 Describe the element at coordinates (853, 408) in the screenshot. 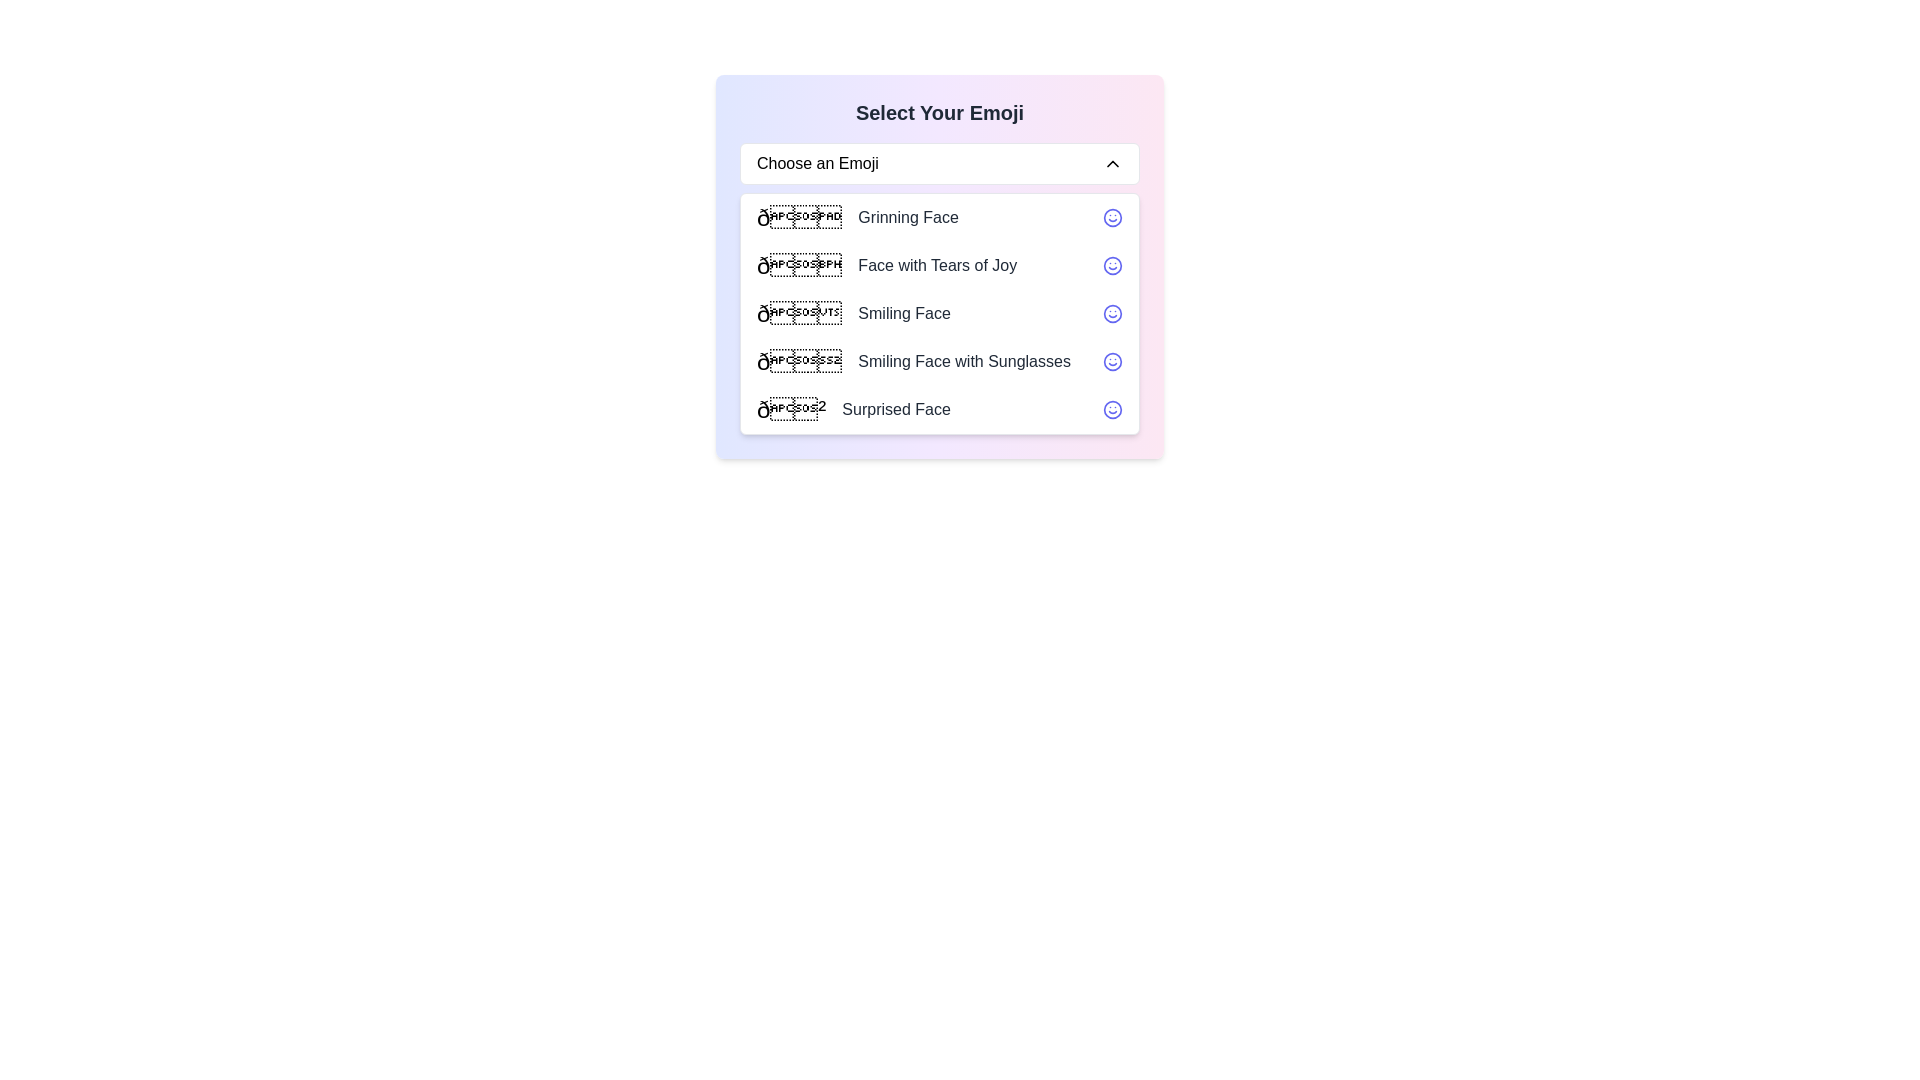

I see `to select the 'Surprised Face' emoji from the fifth item in the vertical list beneath the 'Smiling Face with Sunglasses'` at that location.